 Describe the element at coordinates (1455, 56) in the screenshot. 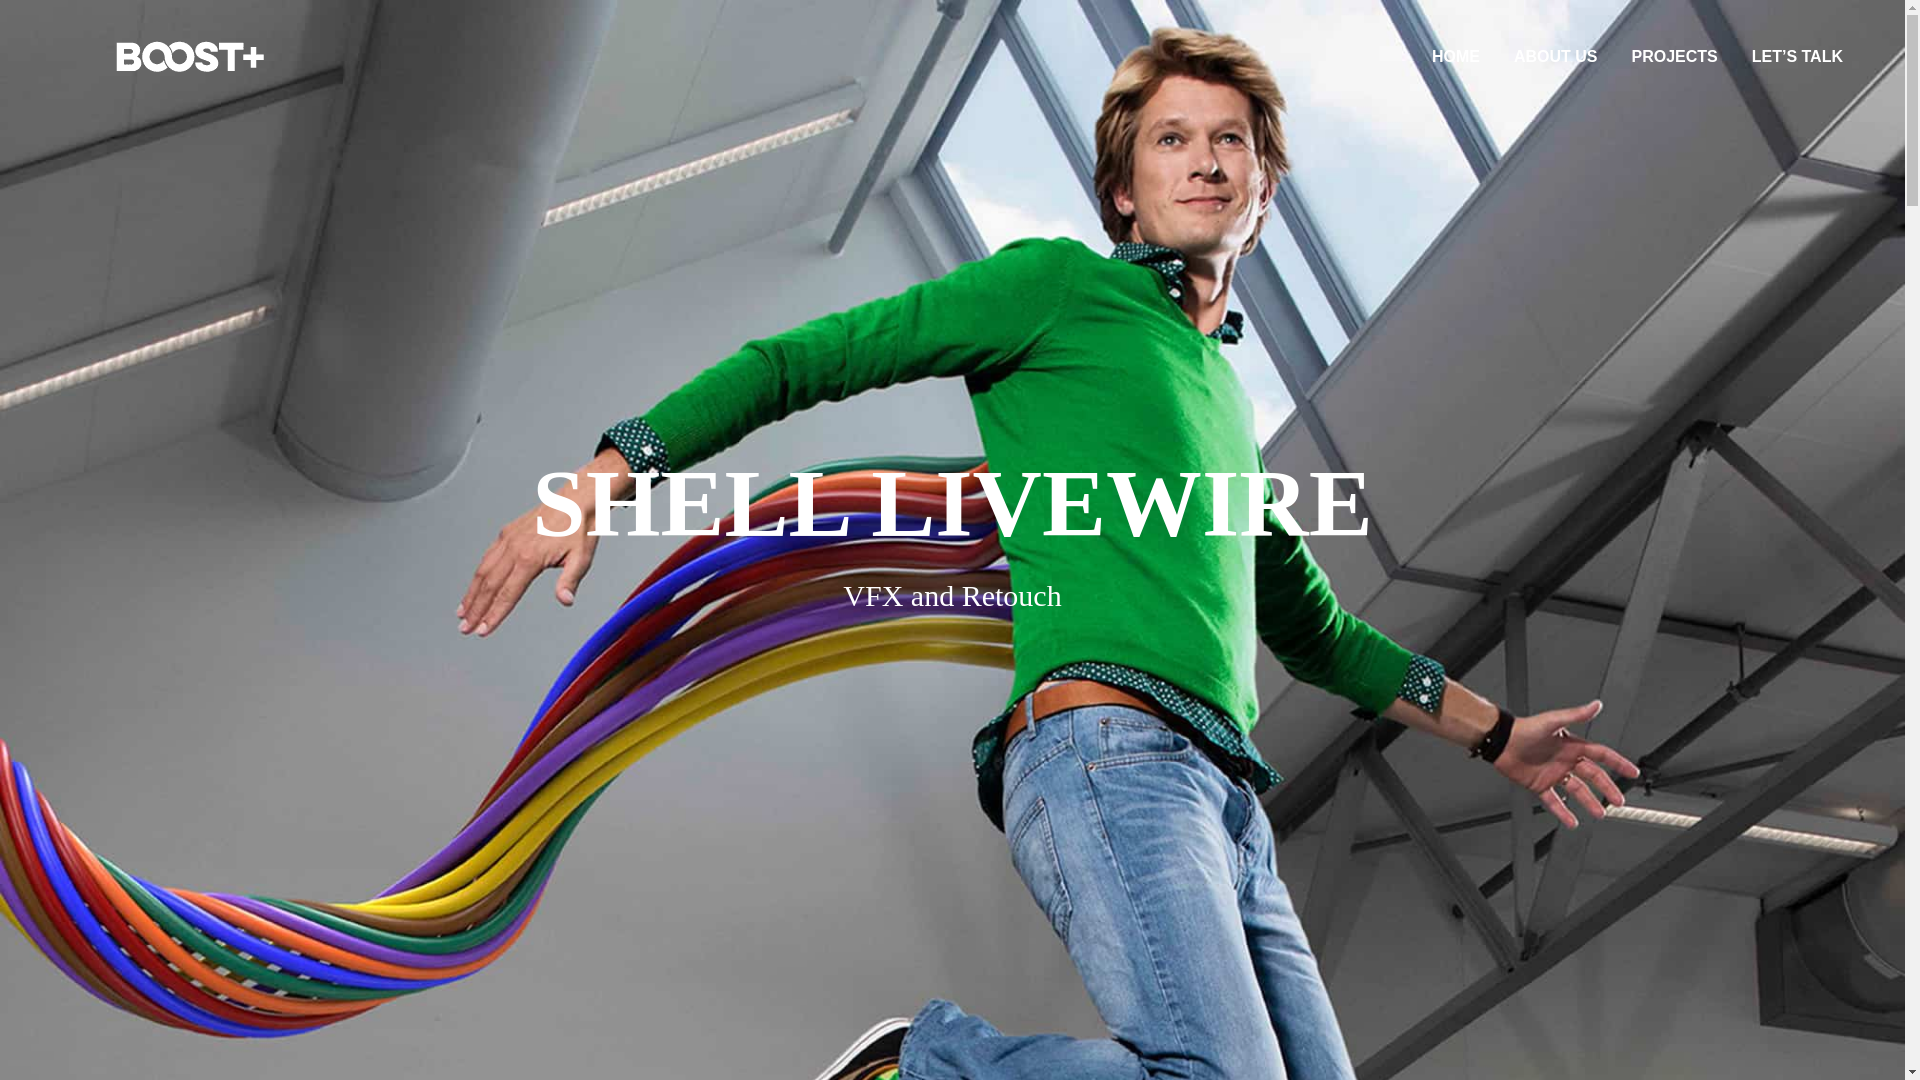

I see `'HOME'` at that location.